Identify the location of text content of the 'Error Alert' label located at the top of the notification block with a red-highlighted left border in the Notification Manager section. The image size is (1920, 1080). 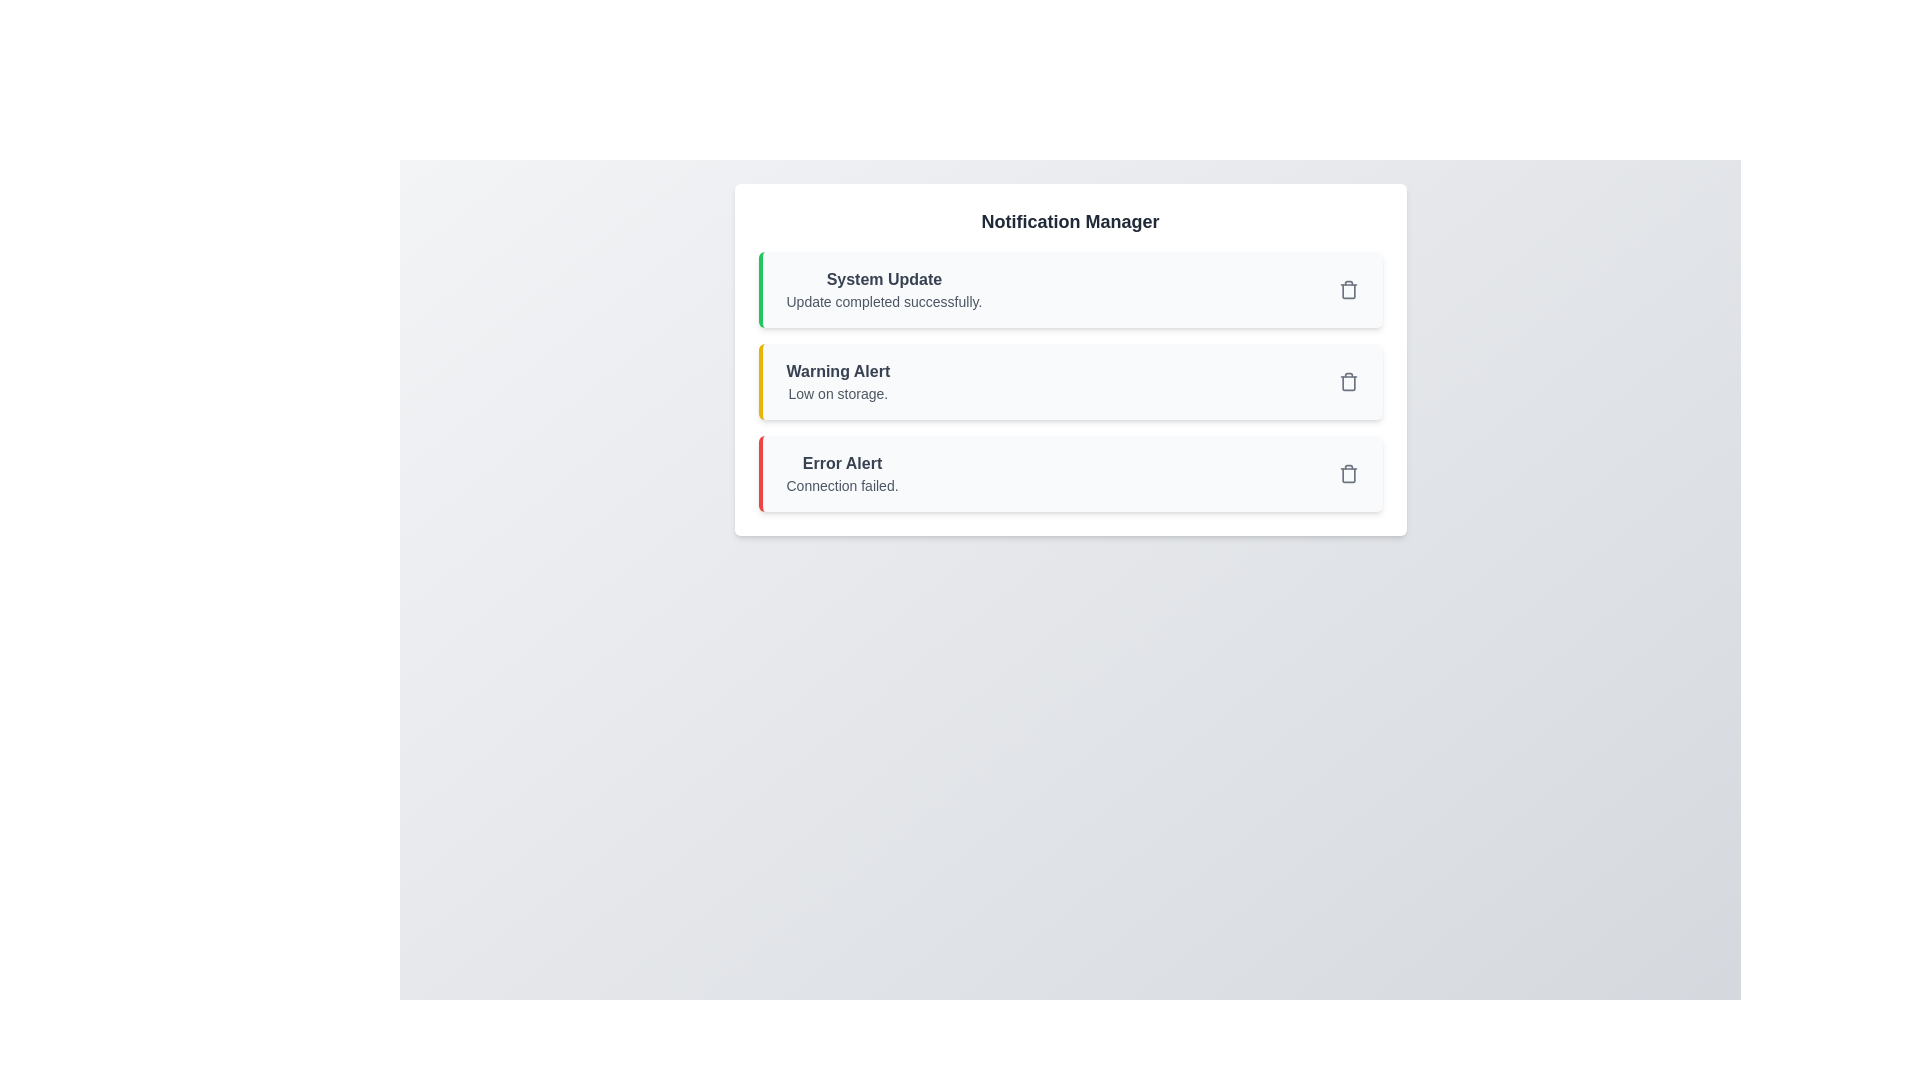
(842, 463).